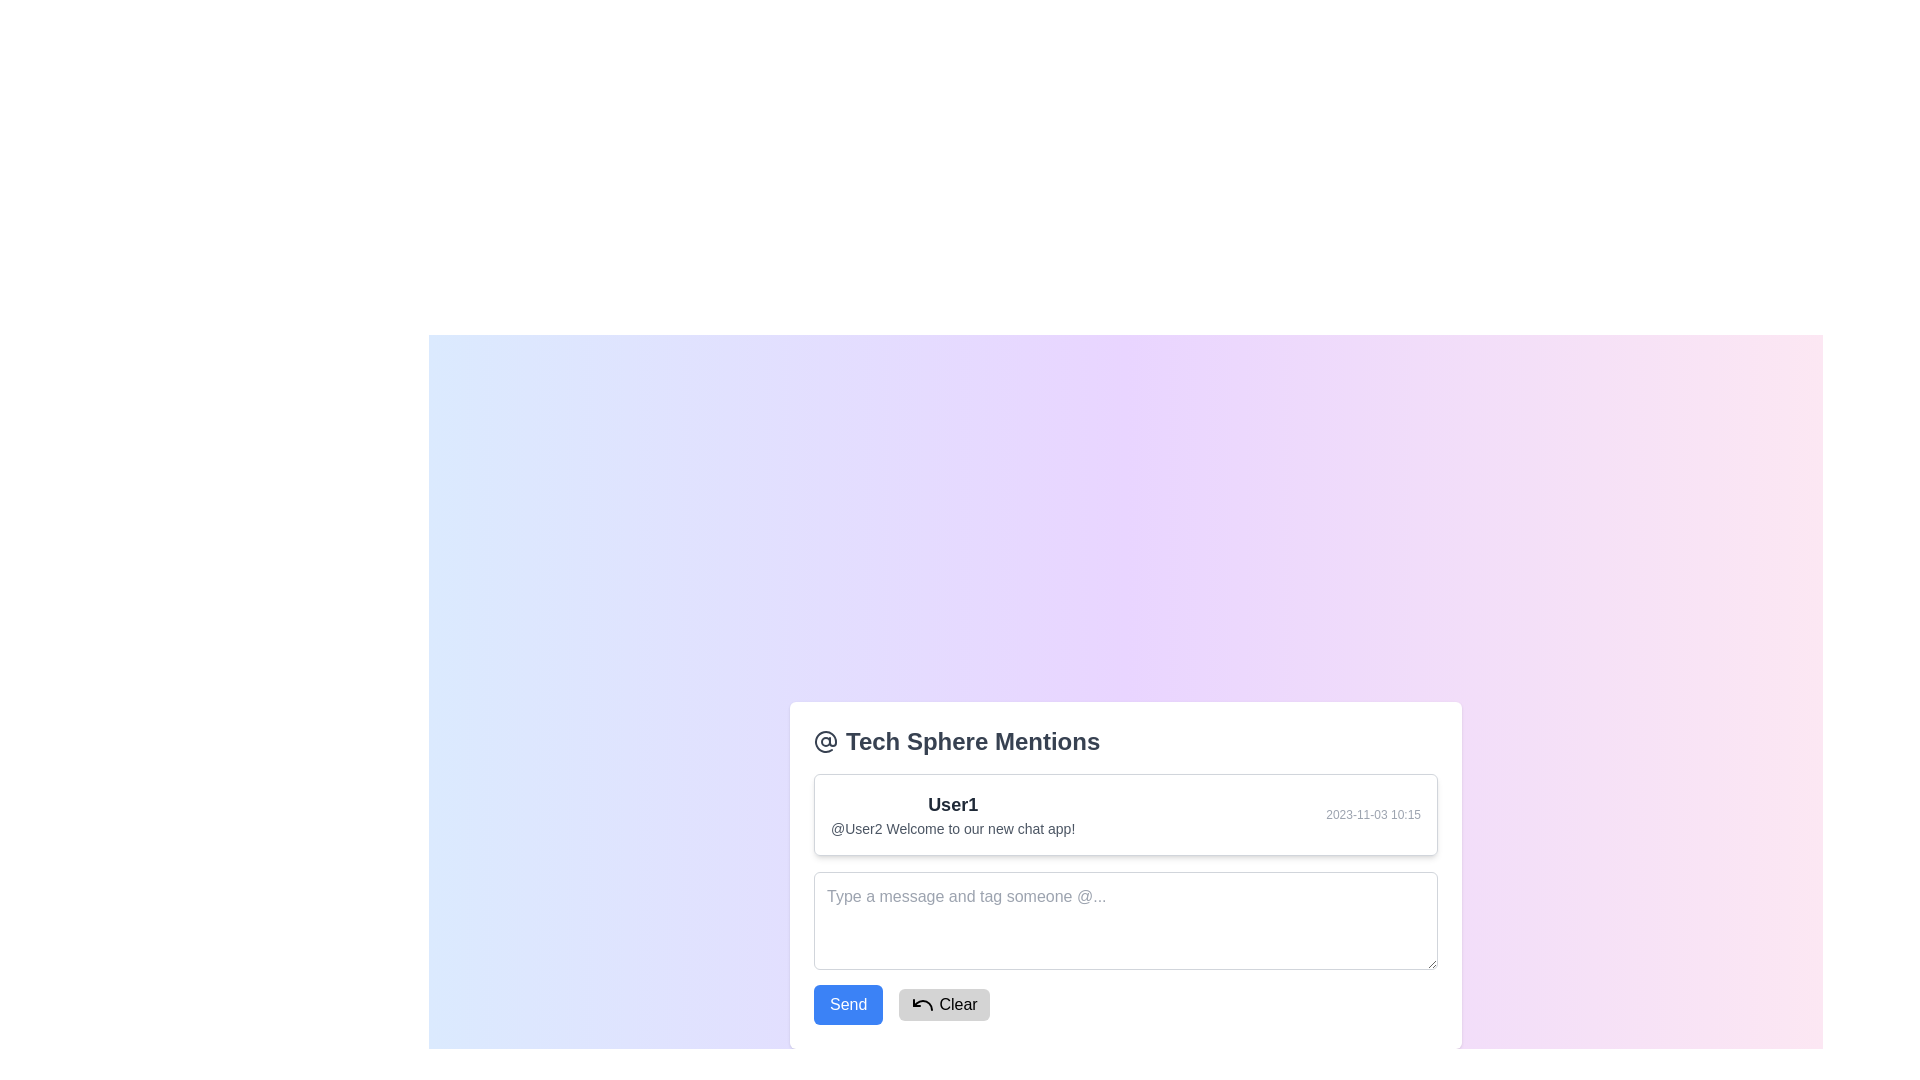  I want to click on the Text Display element that prominently shows 'User1' followed by '@User2 Welcome to our new chat app!' in a chat interface, so click(952, 814).